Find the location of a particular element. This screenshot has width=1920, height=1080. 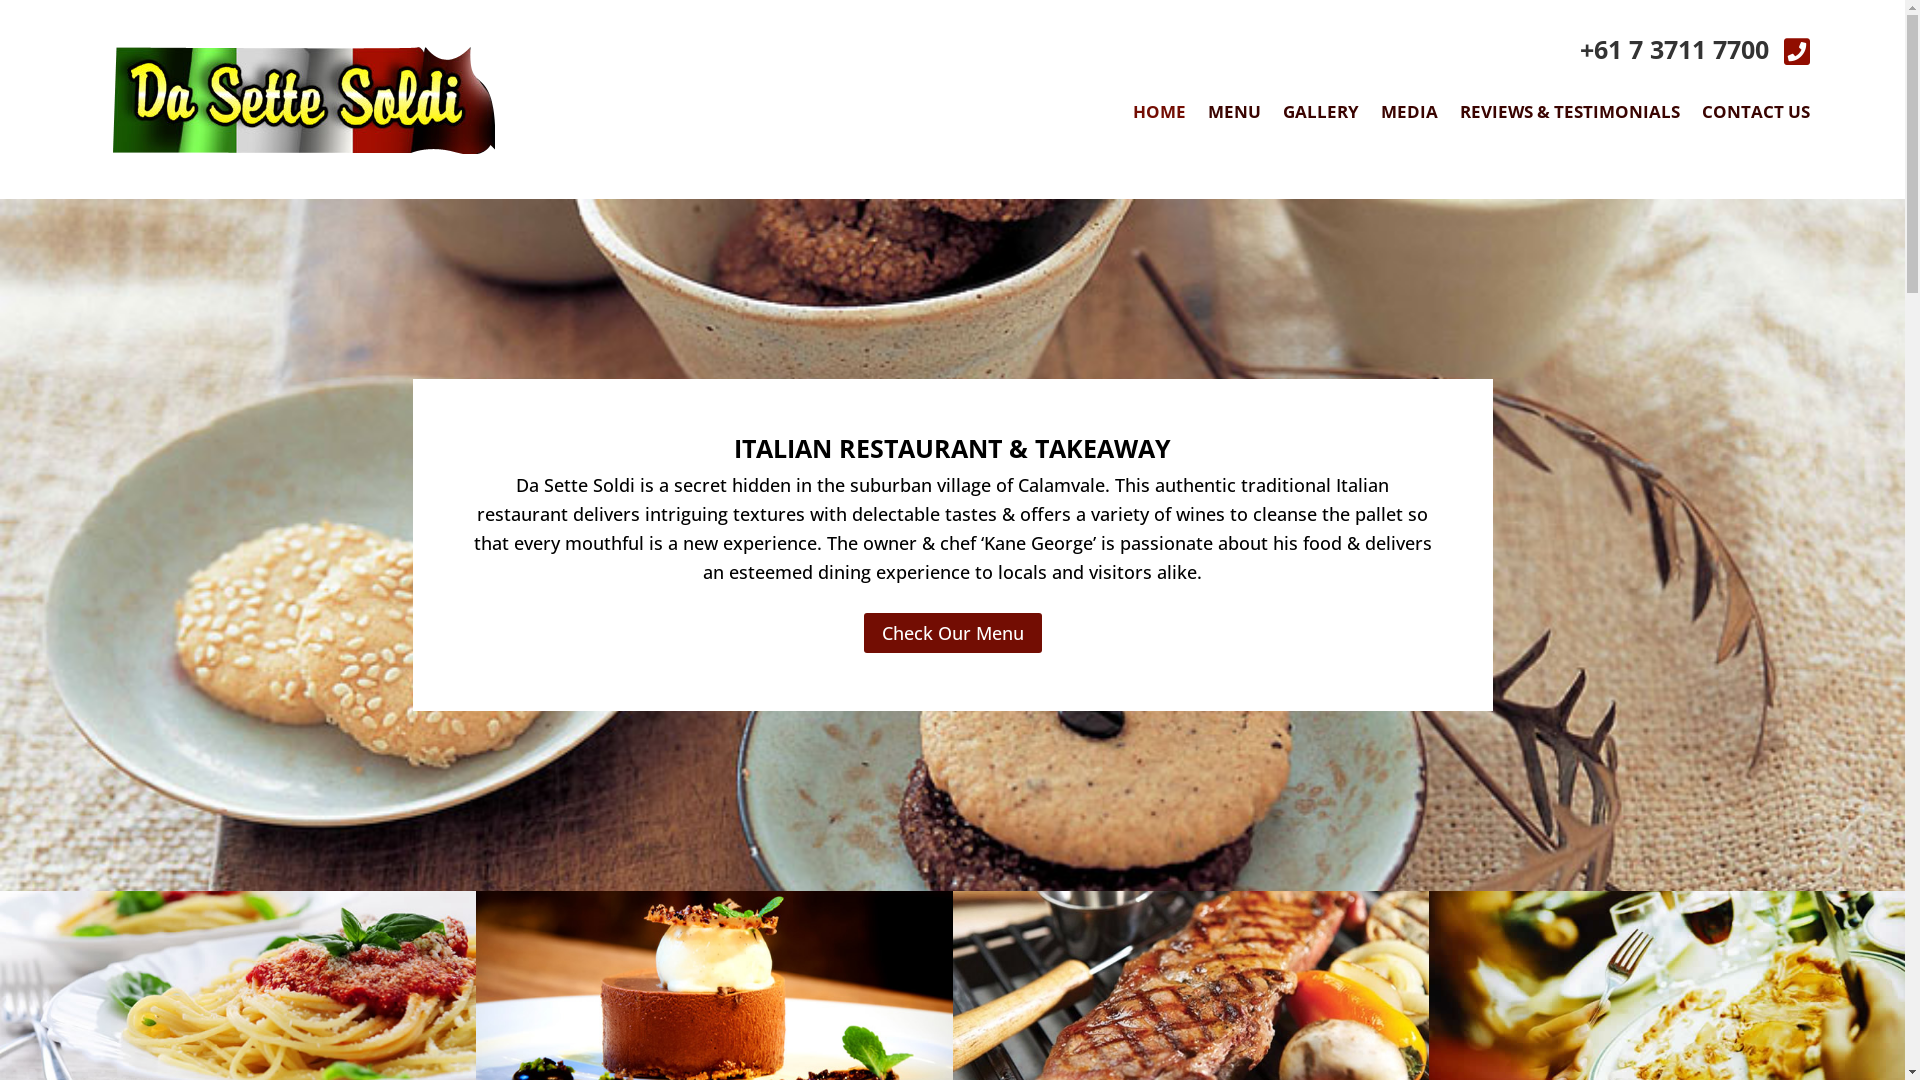

'+61 7 3711 7700' is located at coordinates (1674, 48).